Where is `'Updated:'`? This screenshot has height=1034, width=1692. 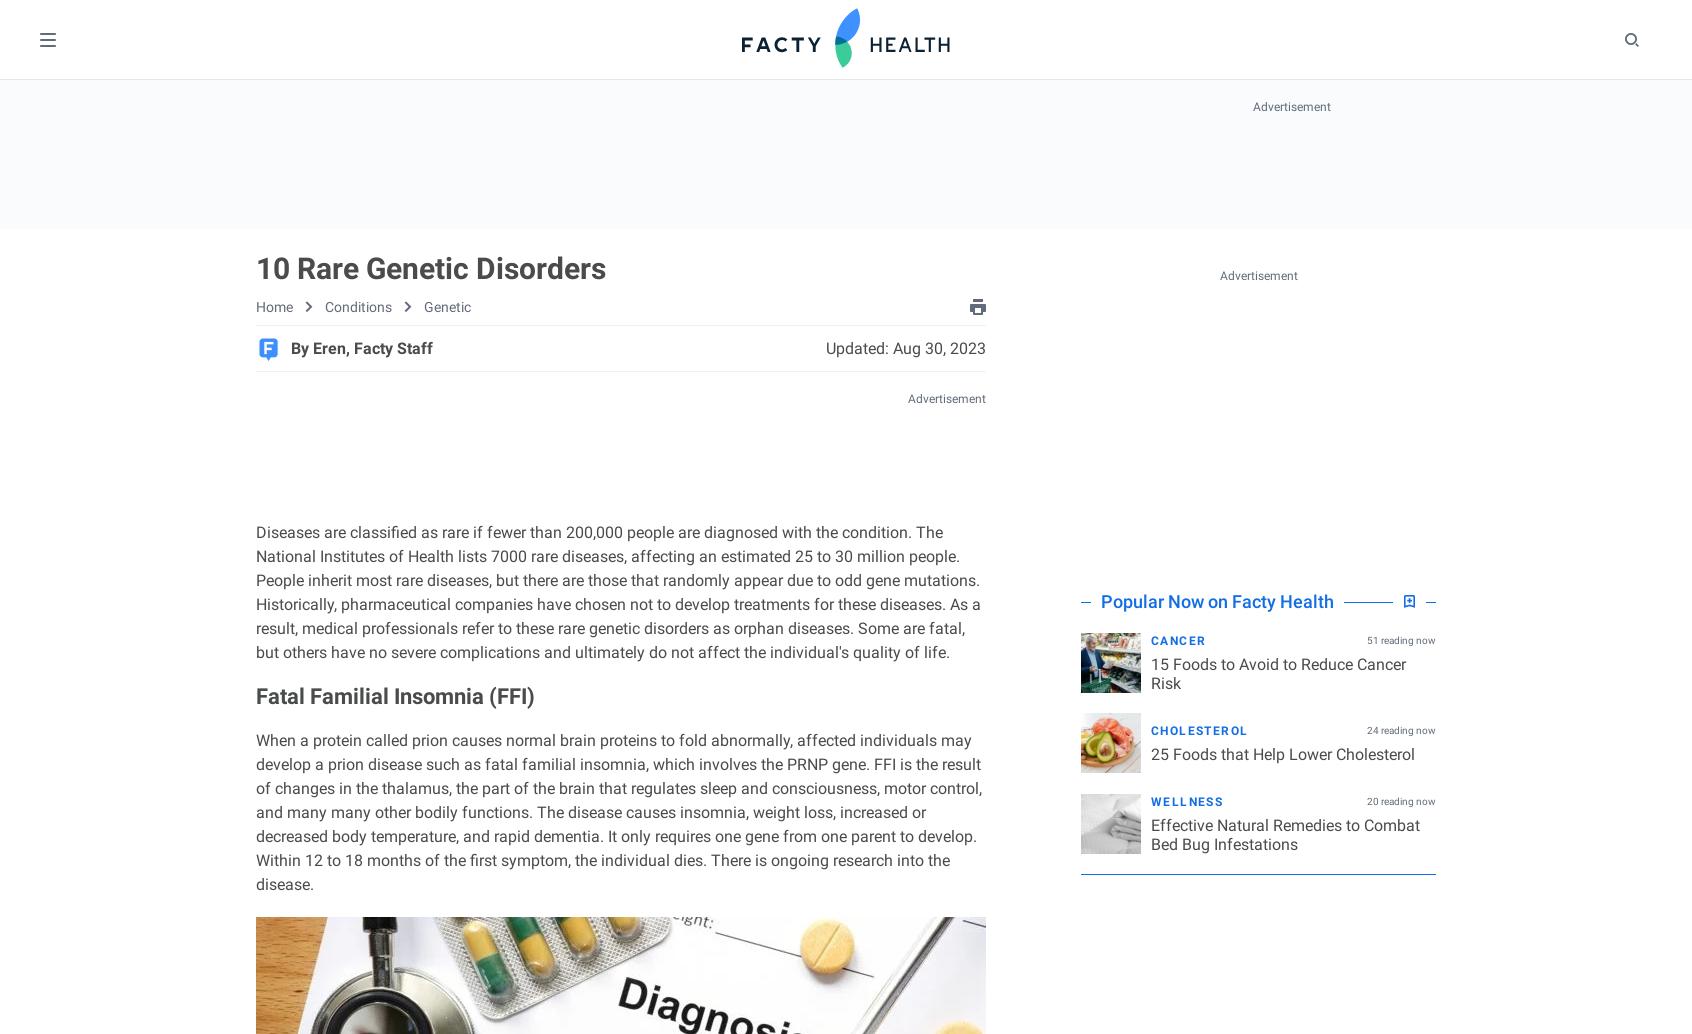
'Updated:' is located at coordinates (858, 346).